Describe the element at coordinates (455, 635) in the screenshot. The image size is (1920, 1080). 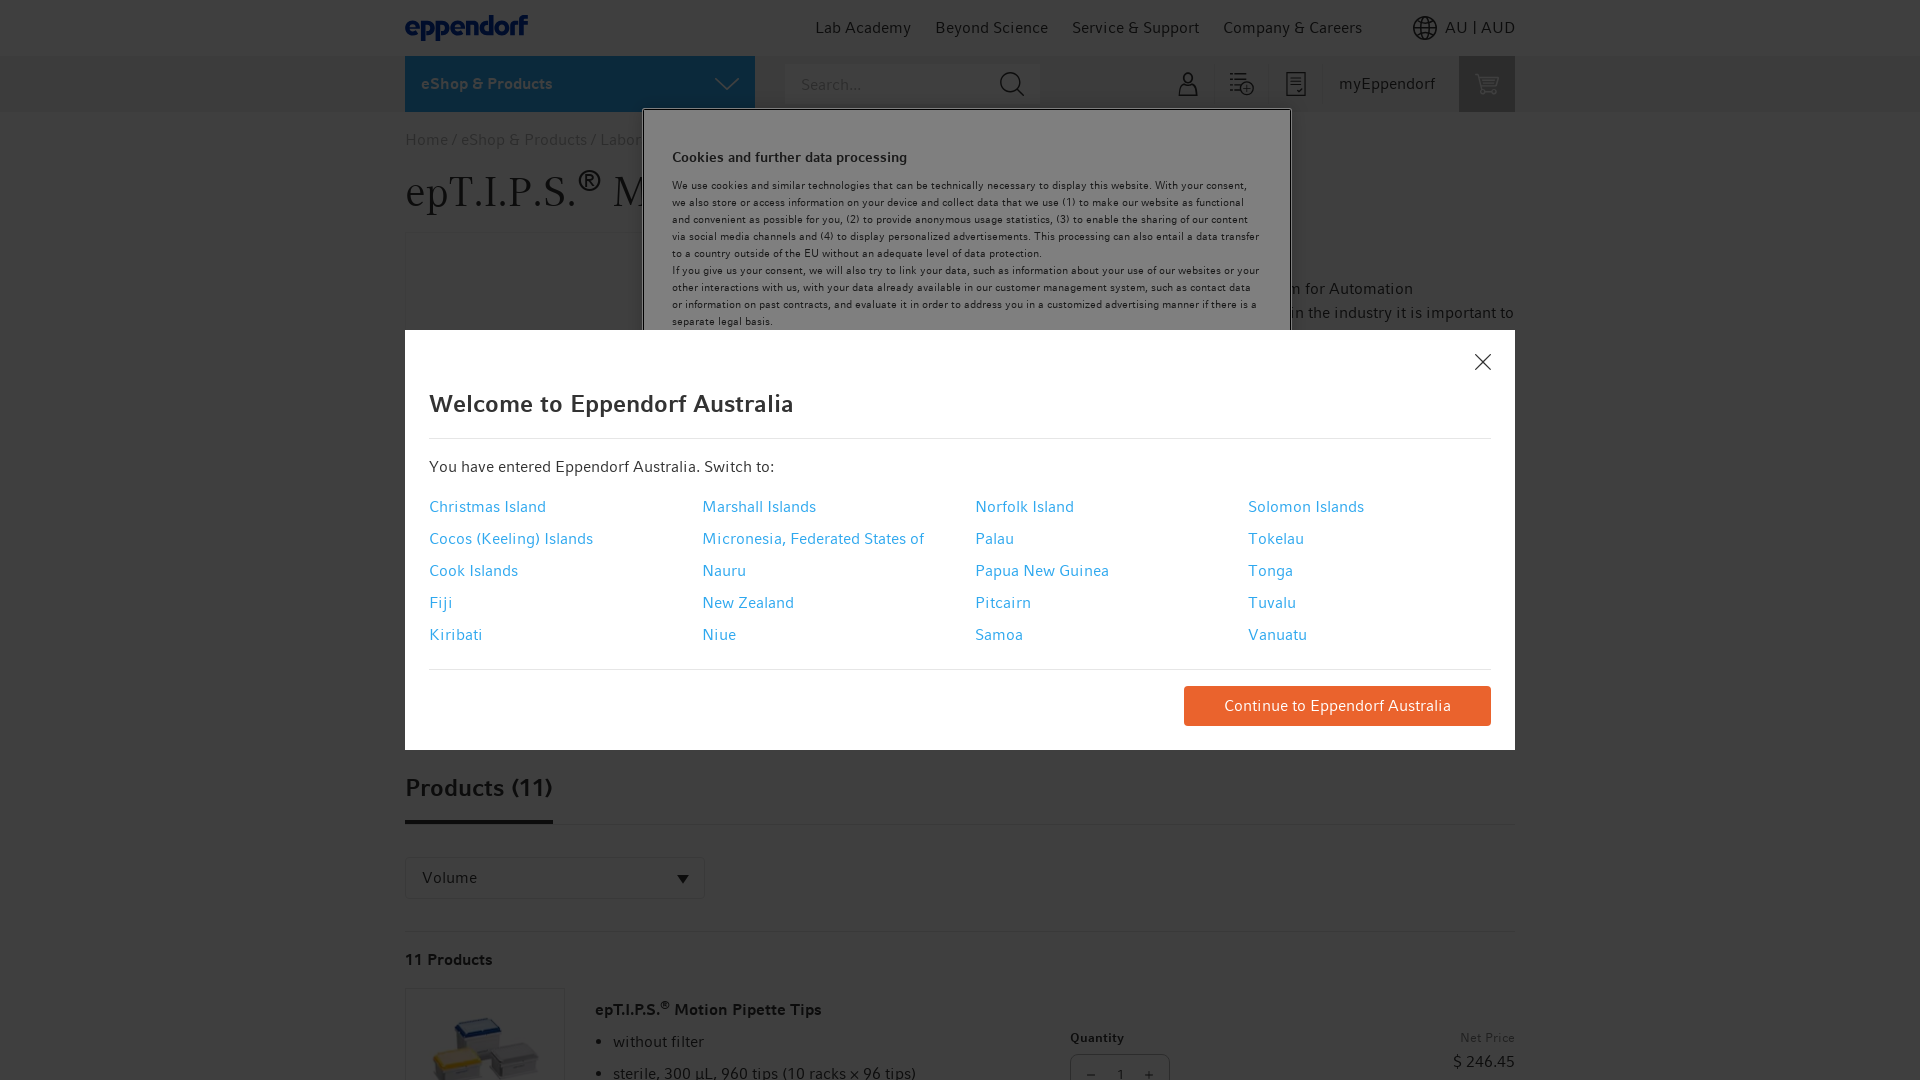
I see `'Kiribati'` at that location.